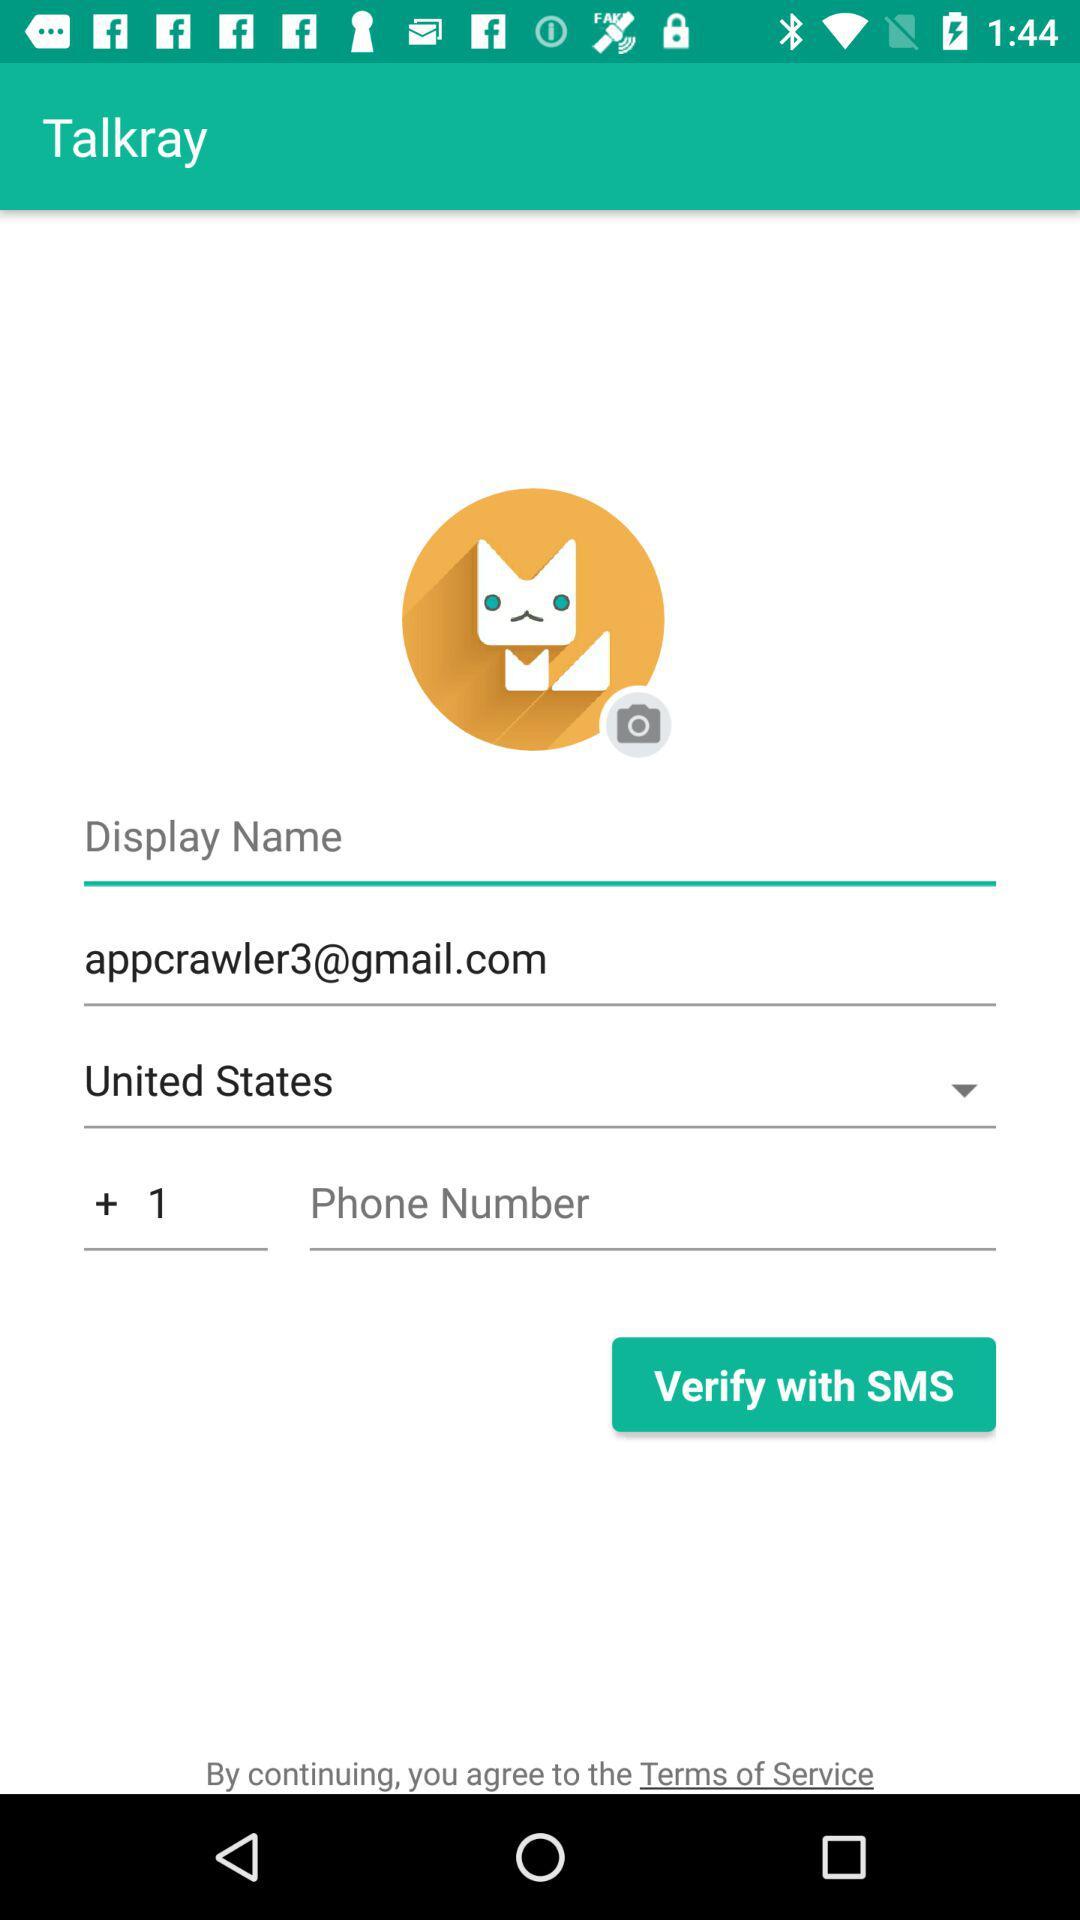 Image resolution: width=1080 pixels, height=1920 pixels. Describe the element at coordinates (802, 1383) in the screenshot. I see `item above the by continuing you item` at that location.